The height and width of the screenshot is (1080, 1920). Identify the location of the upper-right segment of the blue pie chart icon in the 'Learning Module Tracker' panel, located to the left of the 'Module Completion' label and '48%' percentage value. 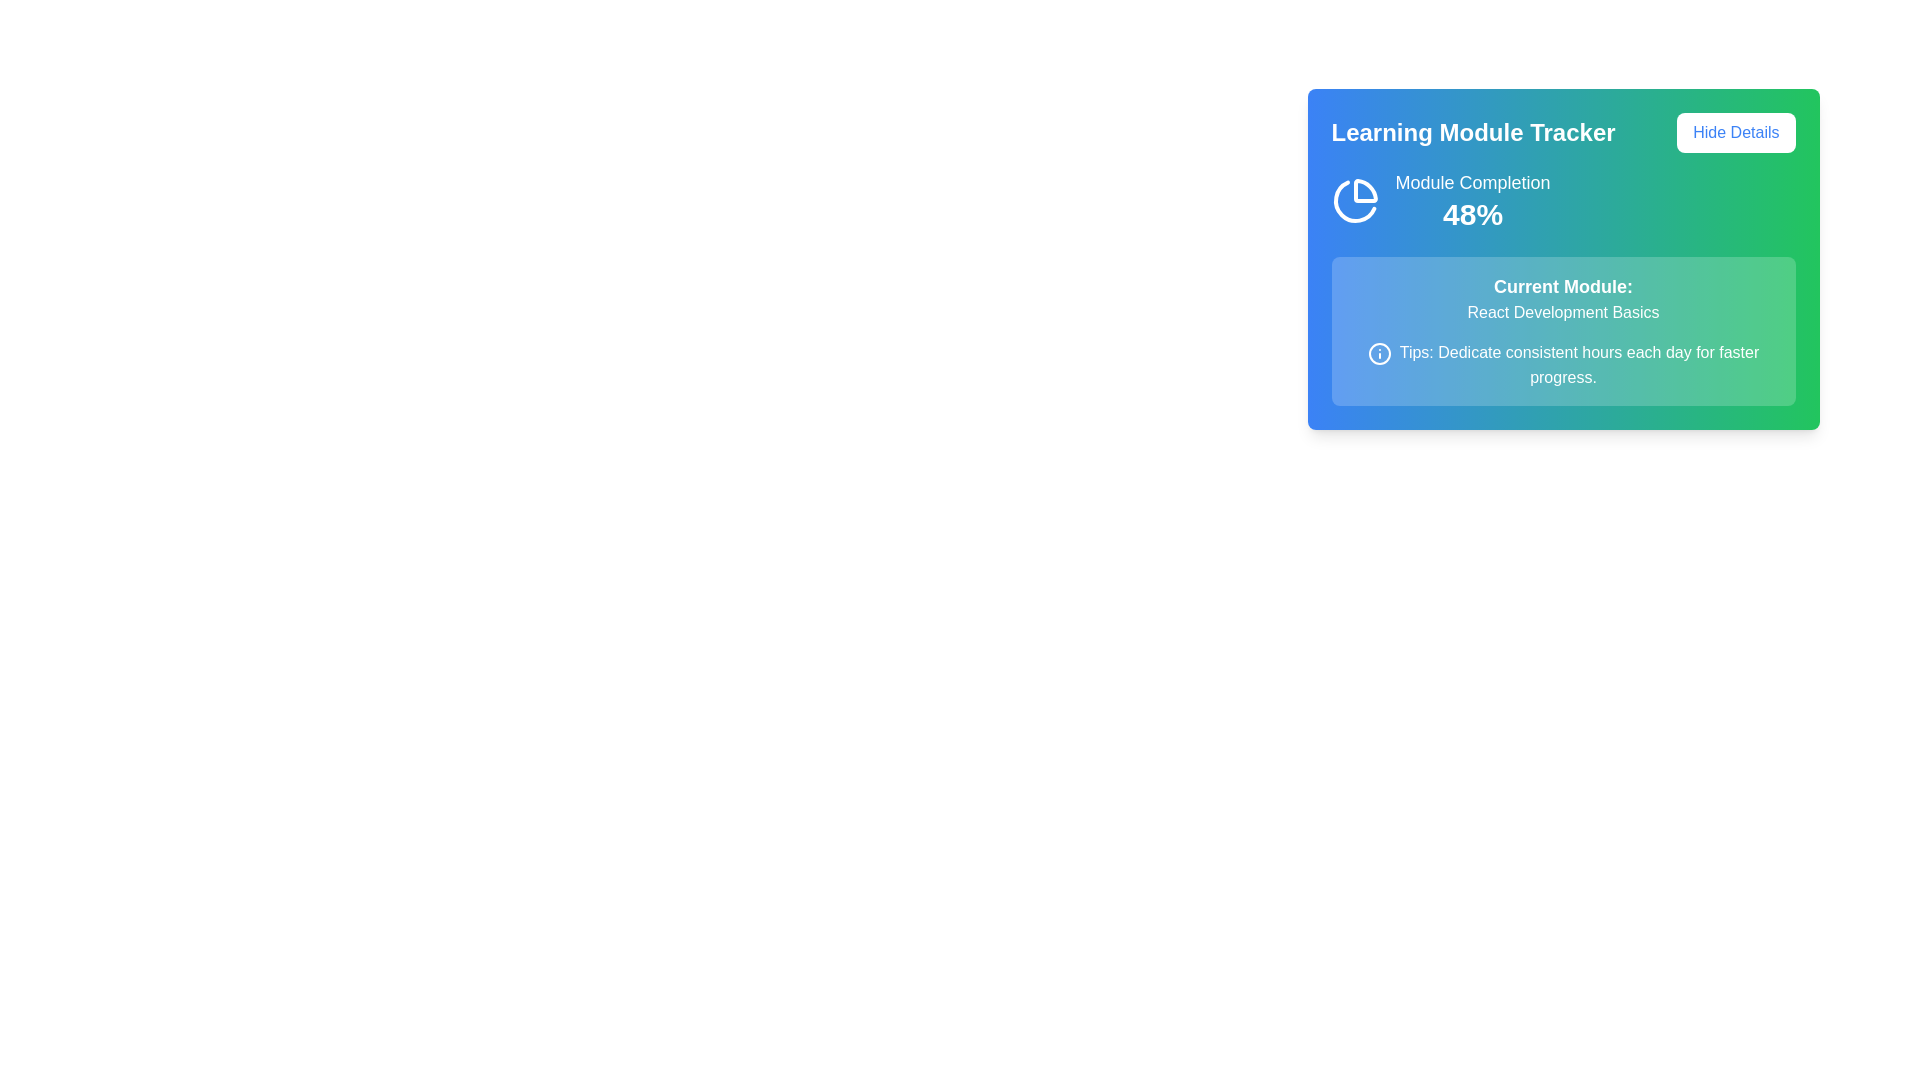
(1364, 191).